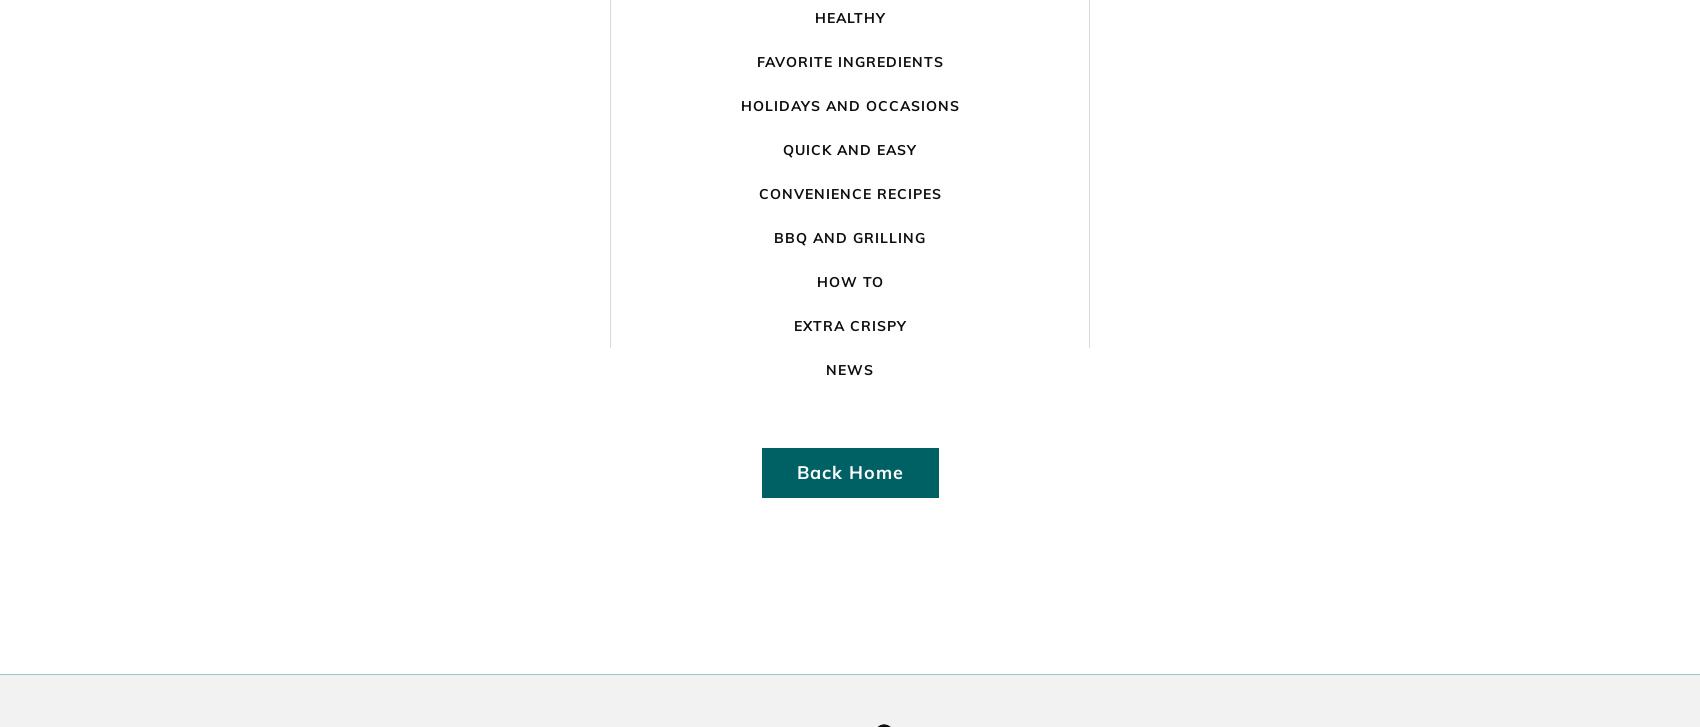  What do you see at coordinates (848, 105) in the screenshot?
I see `'Holidays and Occasions'` at bounding box center [848, 105].